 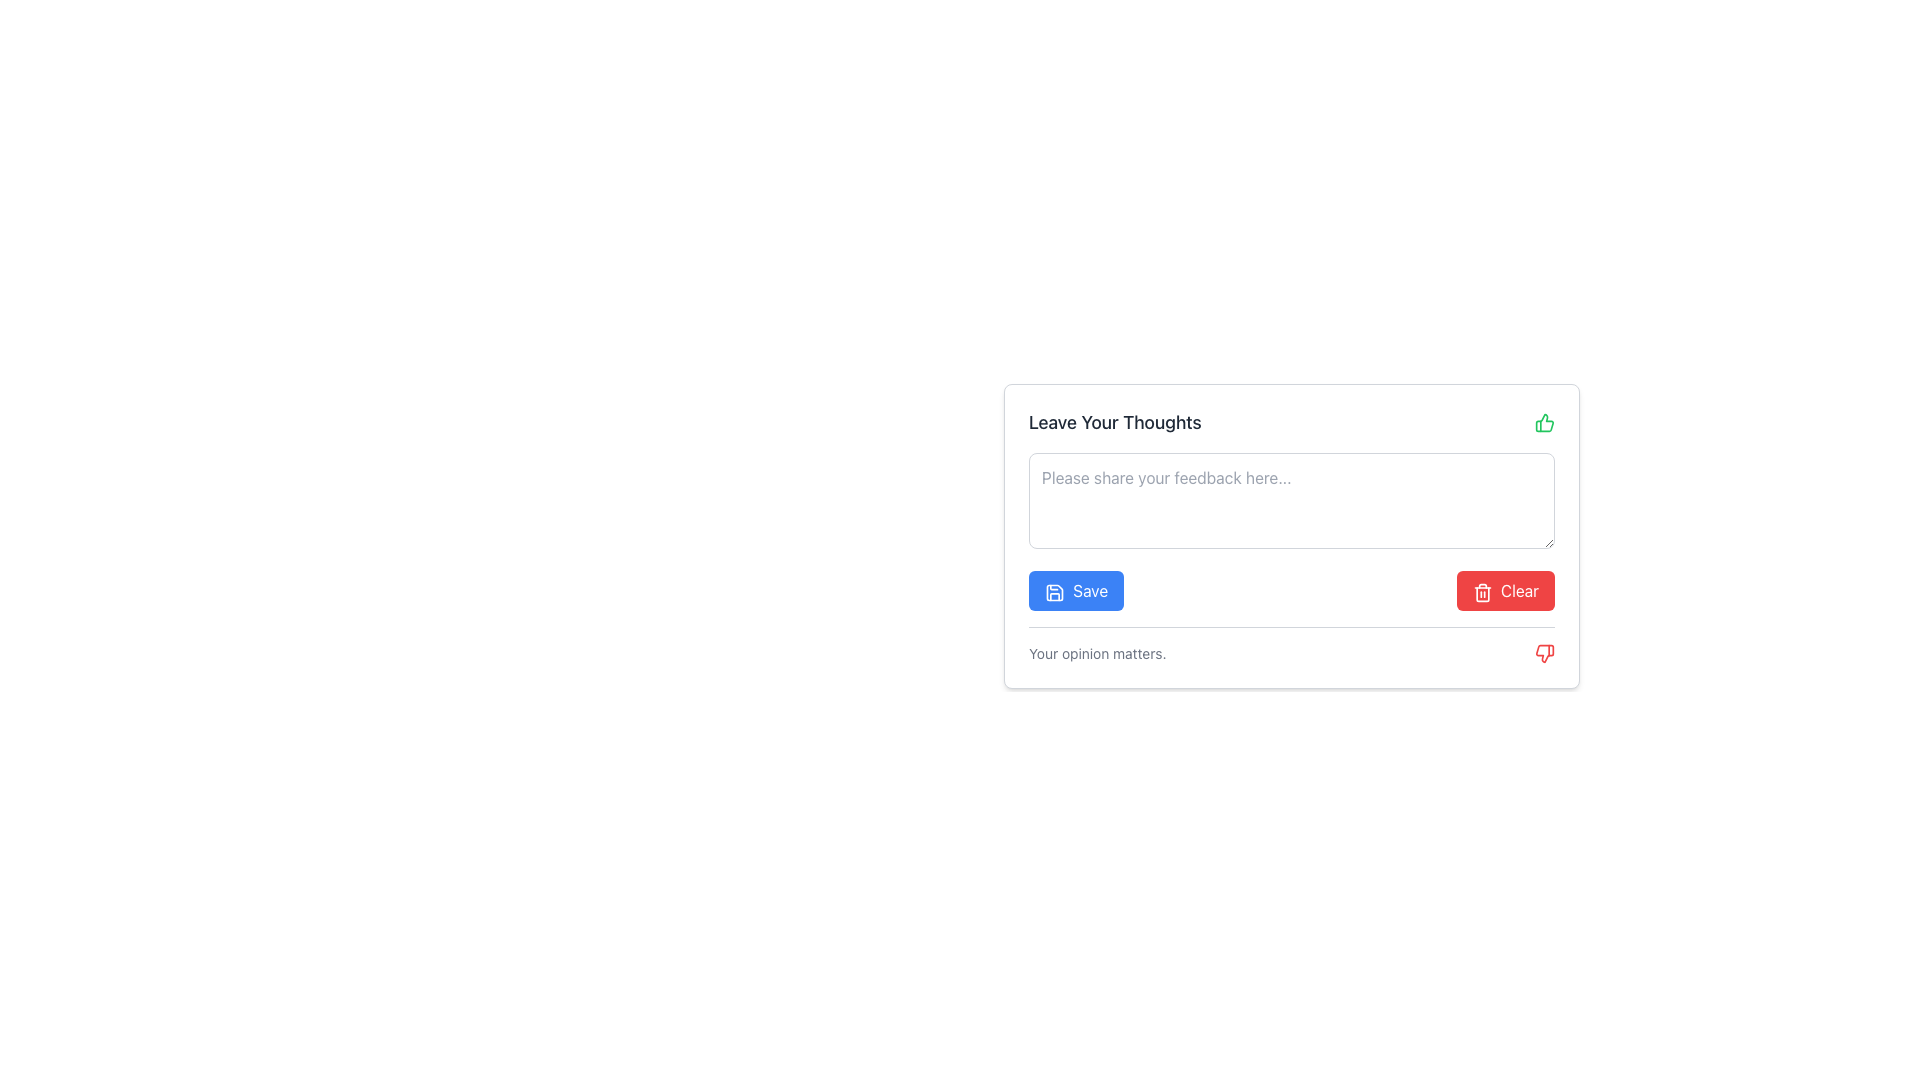 What do you see at coordinates (1054, 590) in the screenshot?
I see `the save icon, which is a blue floppy disk symbol located below the input text area in the 'Leave Your Thoughts' form` at bounding box center [1054, 590].